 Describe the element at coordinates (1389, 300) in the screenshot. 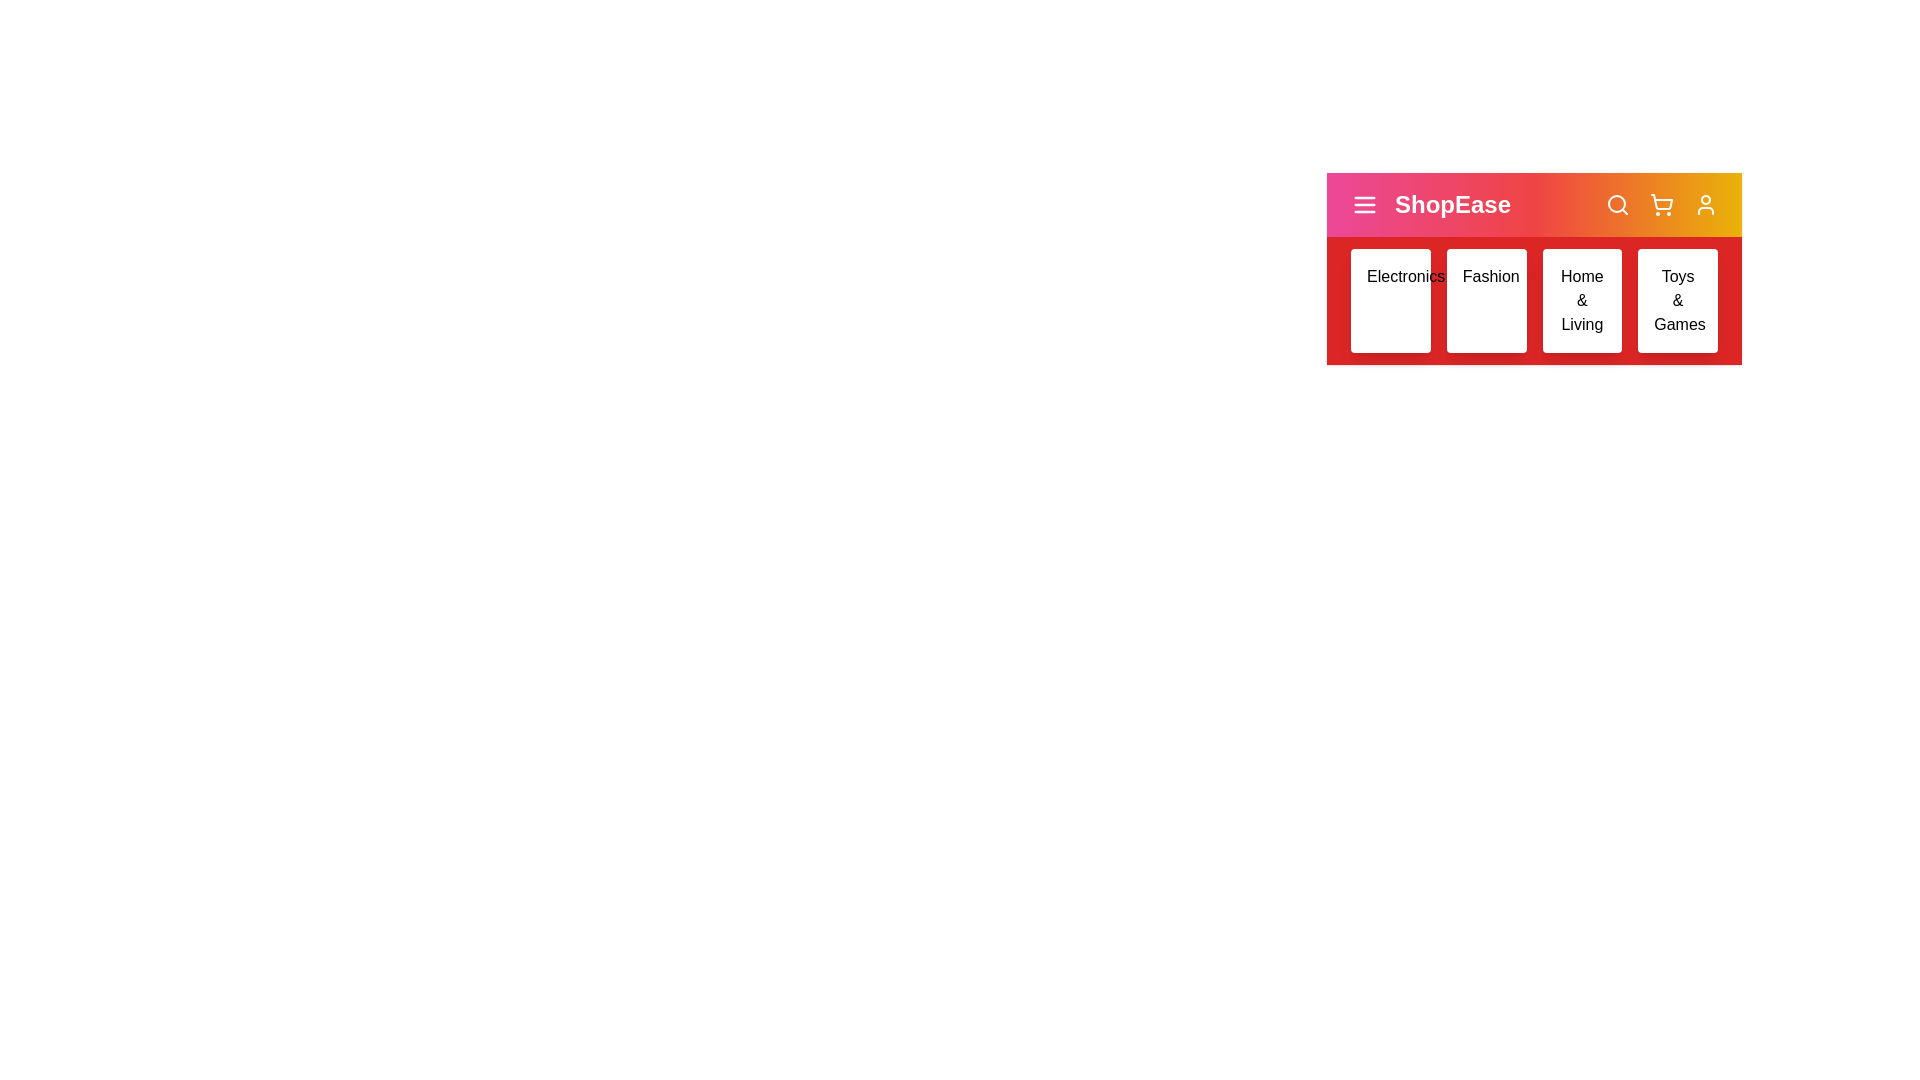

I see `the category Electronics in the dropdown menu` at that location.